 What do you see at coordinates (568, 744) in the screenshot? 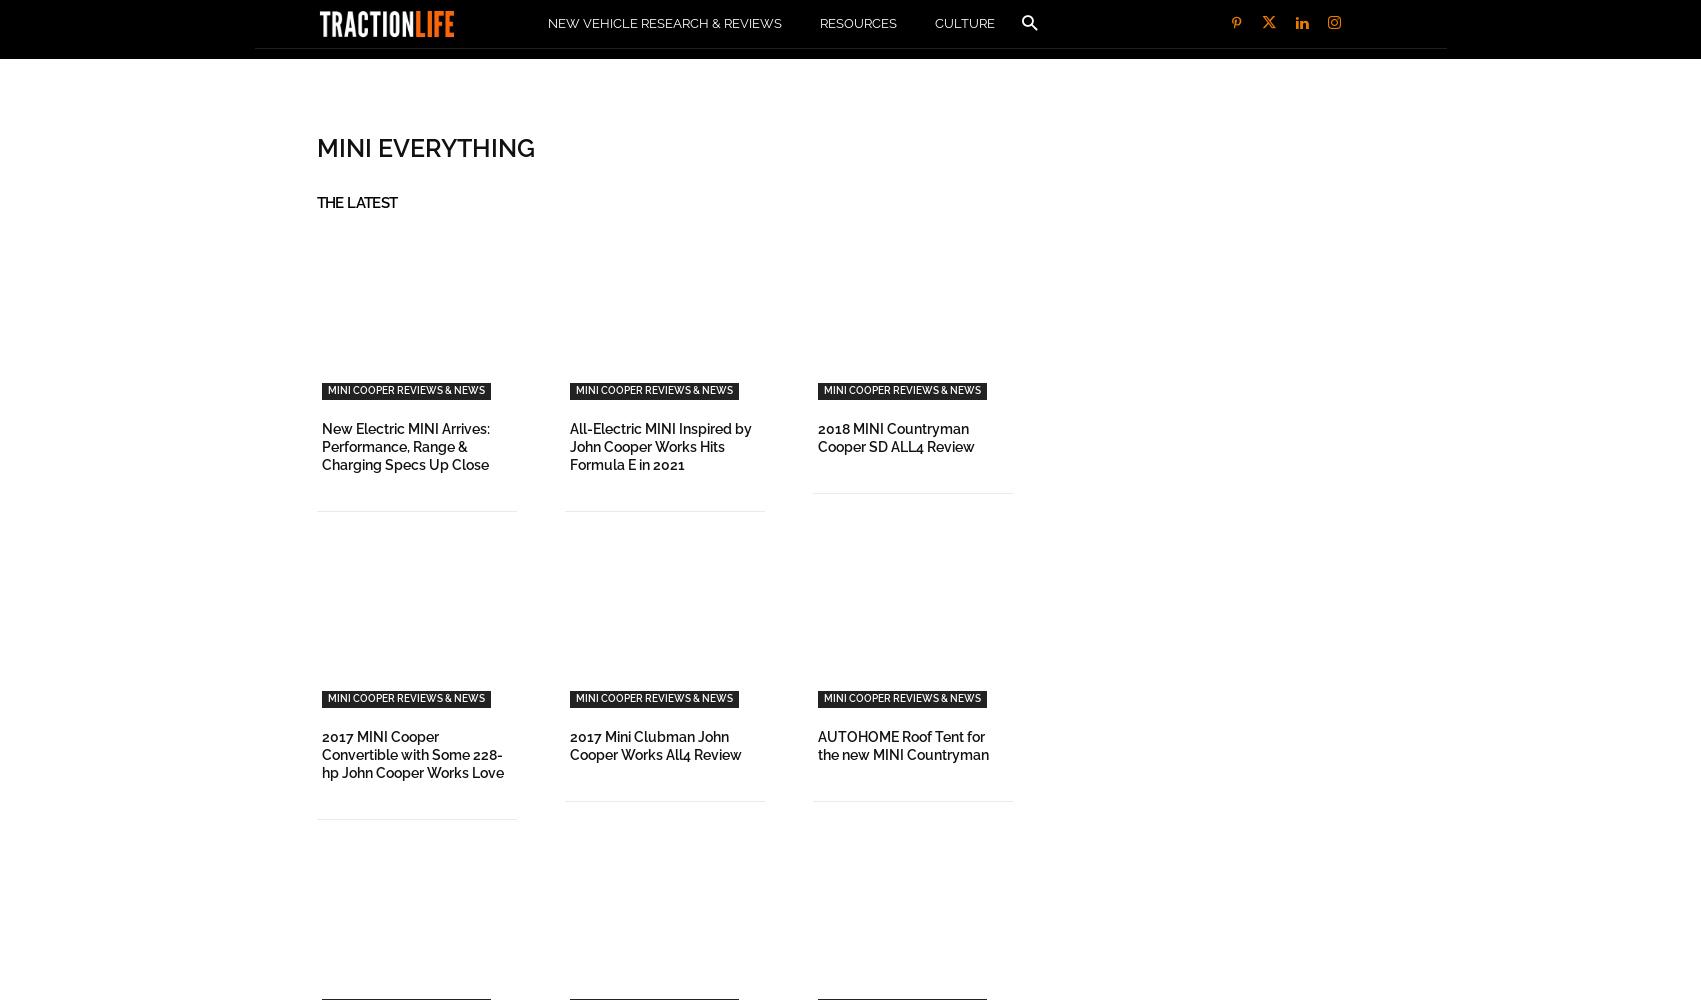
I see `'2017 Mini Clubman John Cooper Works All4 Review'` at bounding box center [568, 744].